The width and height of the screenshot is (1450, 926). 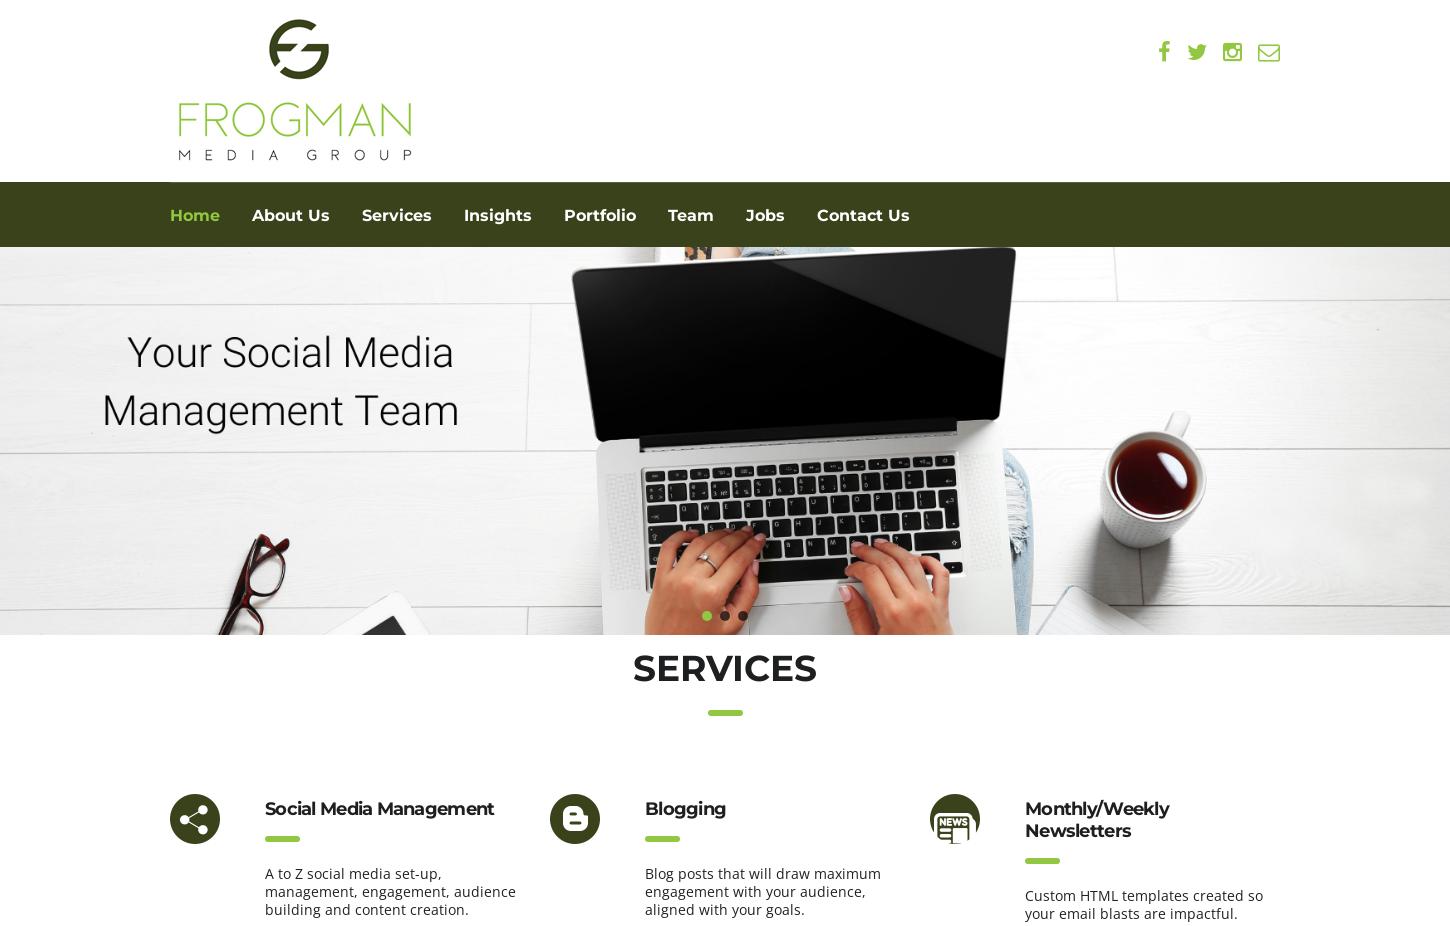 I want to click on 'Newsletters', so click(x=1077, y=830).